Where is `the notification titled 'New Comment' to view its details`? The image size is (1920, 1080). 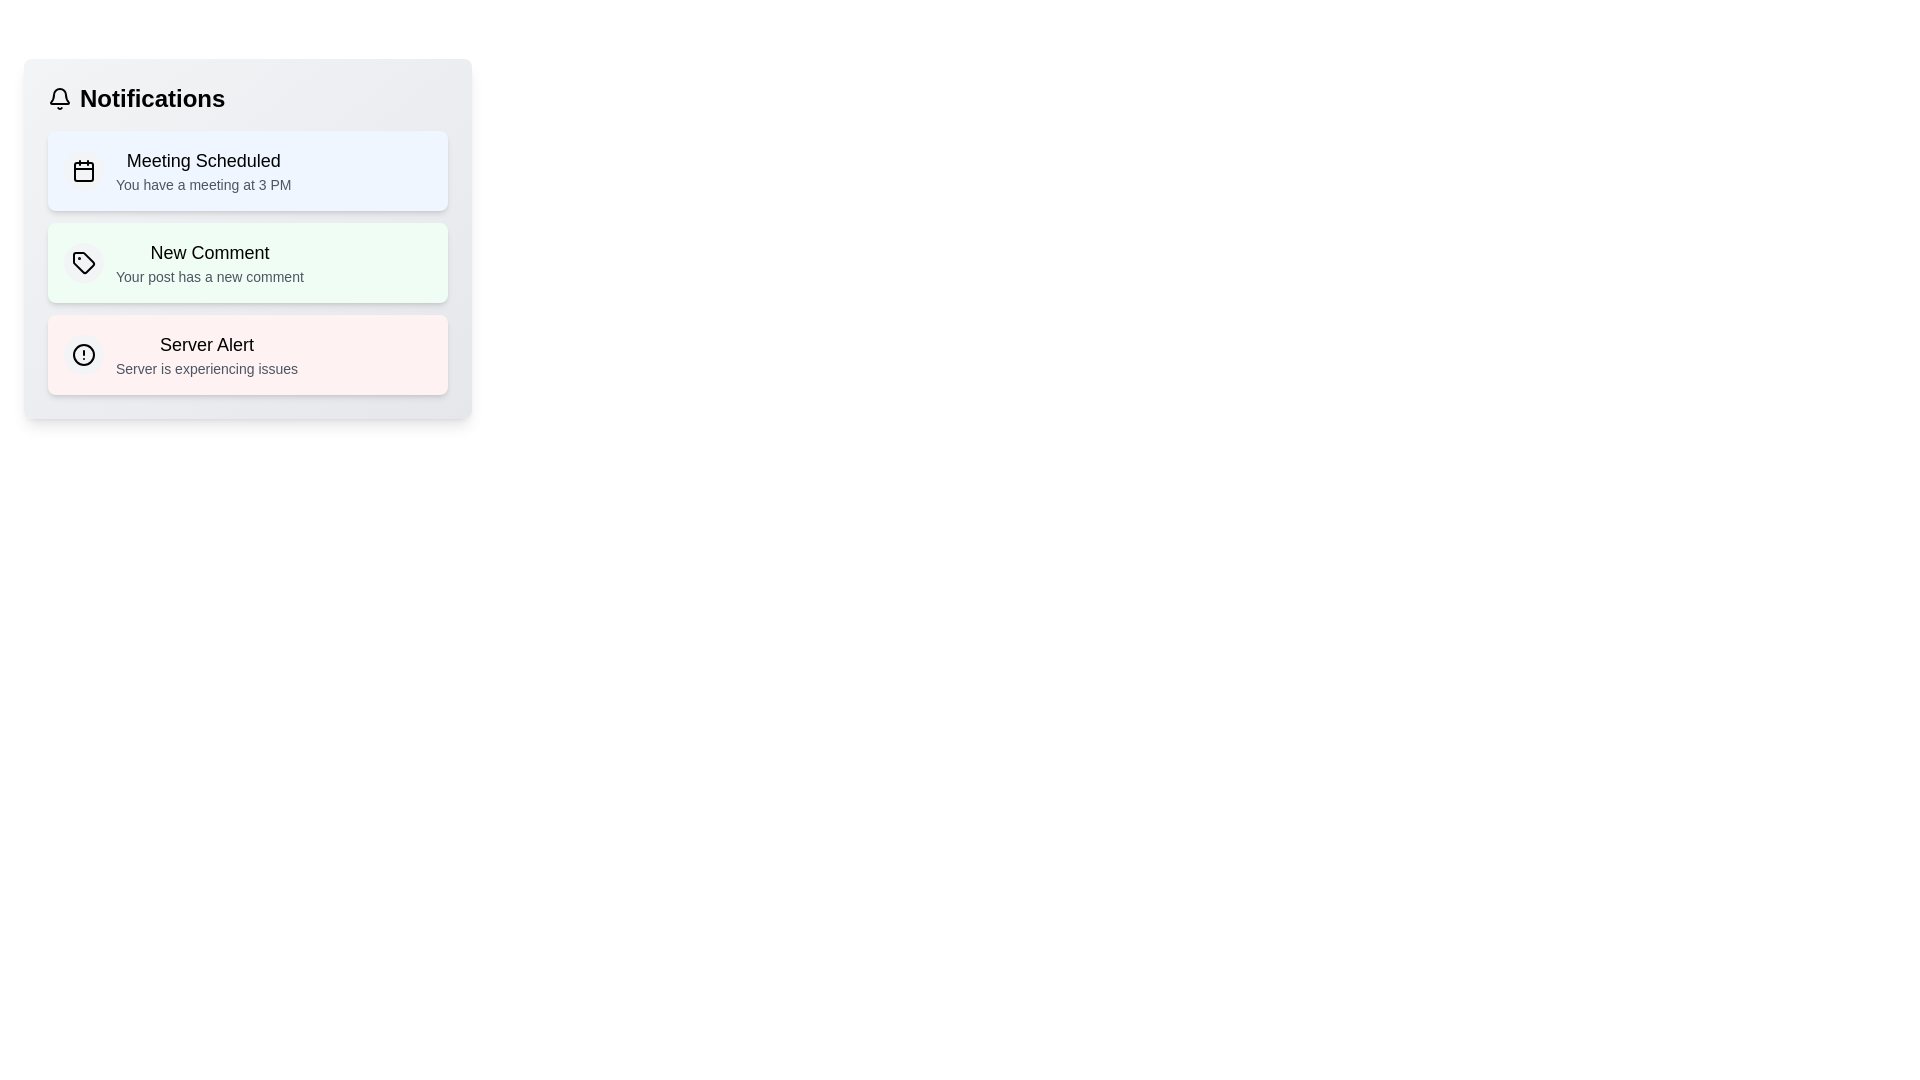
the notification titled 'New Comment' to view its details is located at coordinates (247, 261).